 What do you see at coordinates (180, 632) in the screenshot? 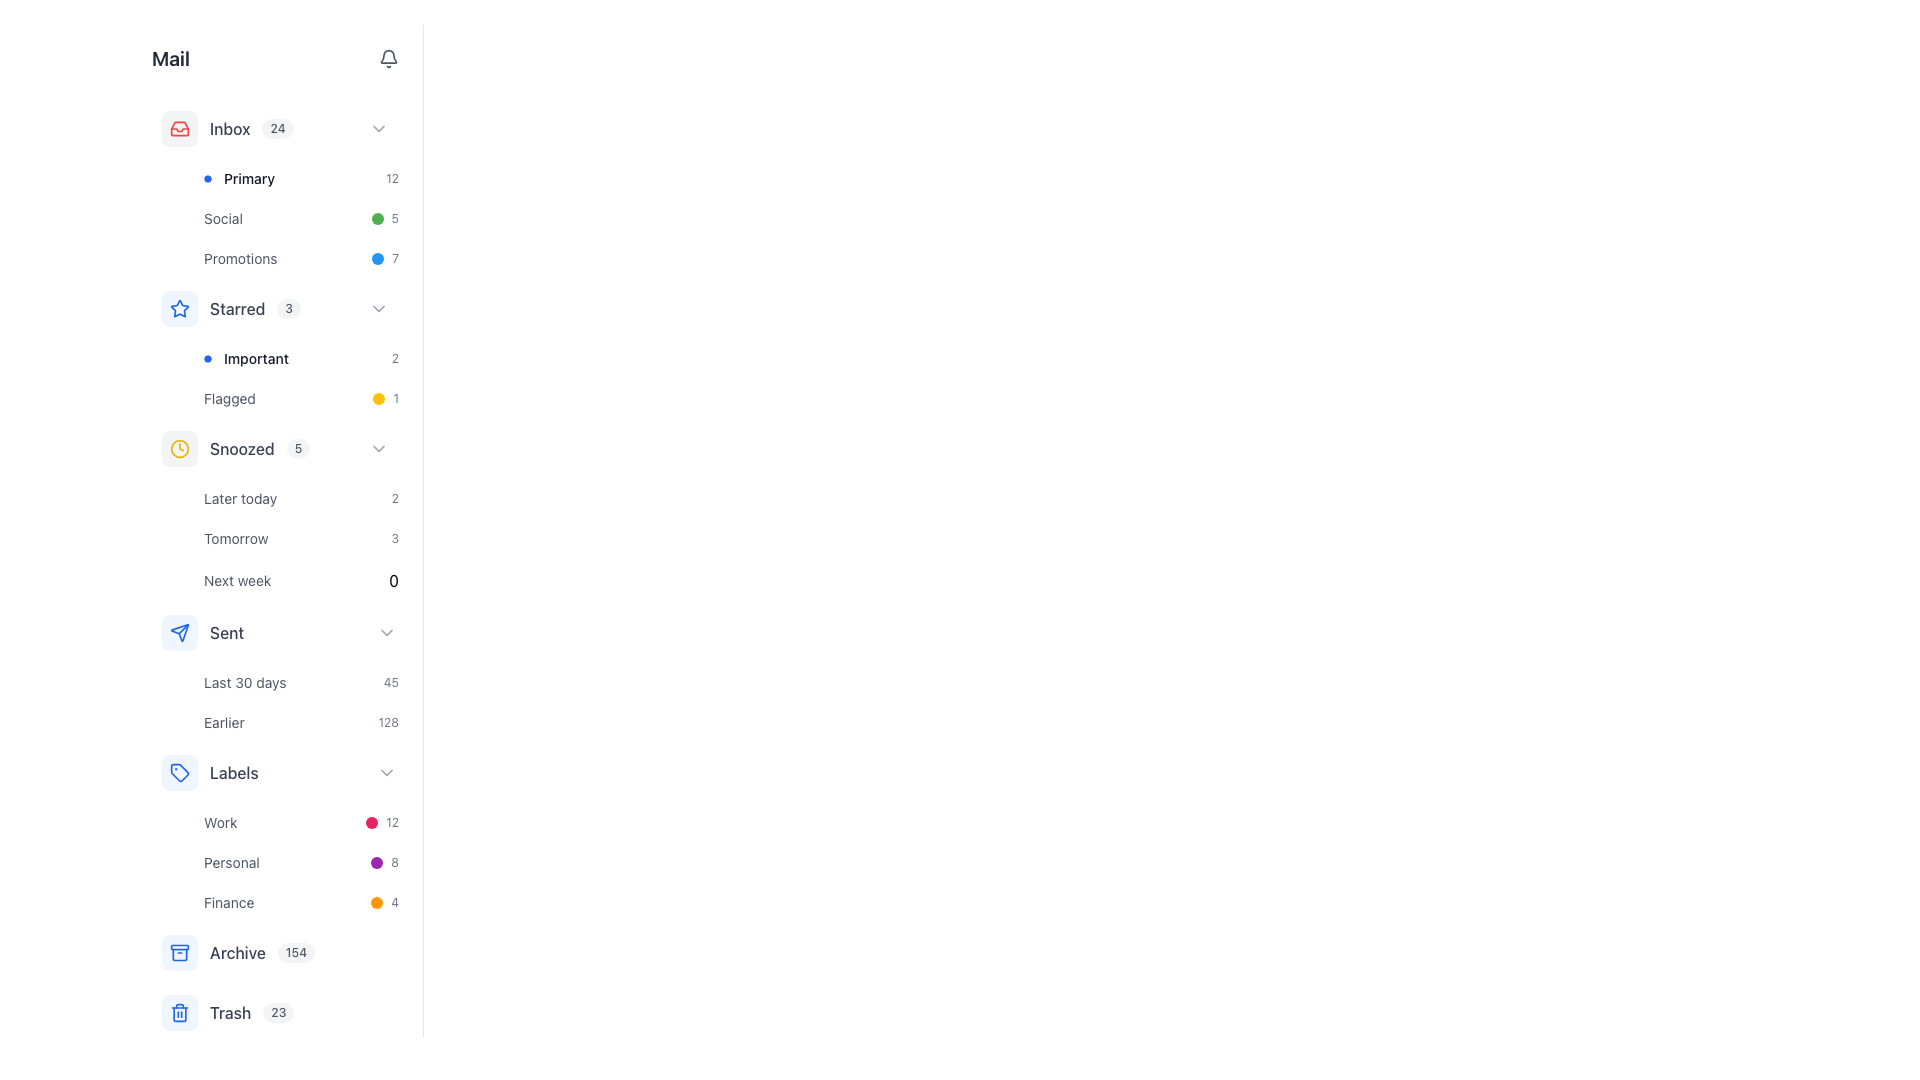
I see `the 'Sent' menu icon located in the left-hand navigation panel to visually indicate the category` at bounding box center [180, 632].